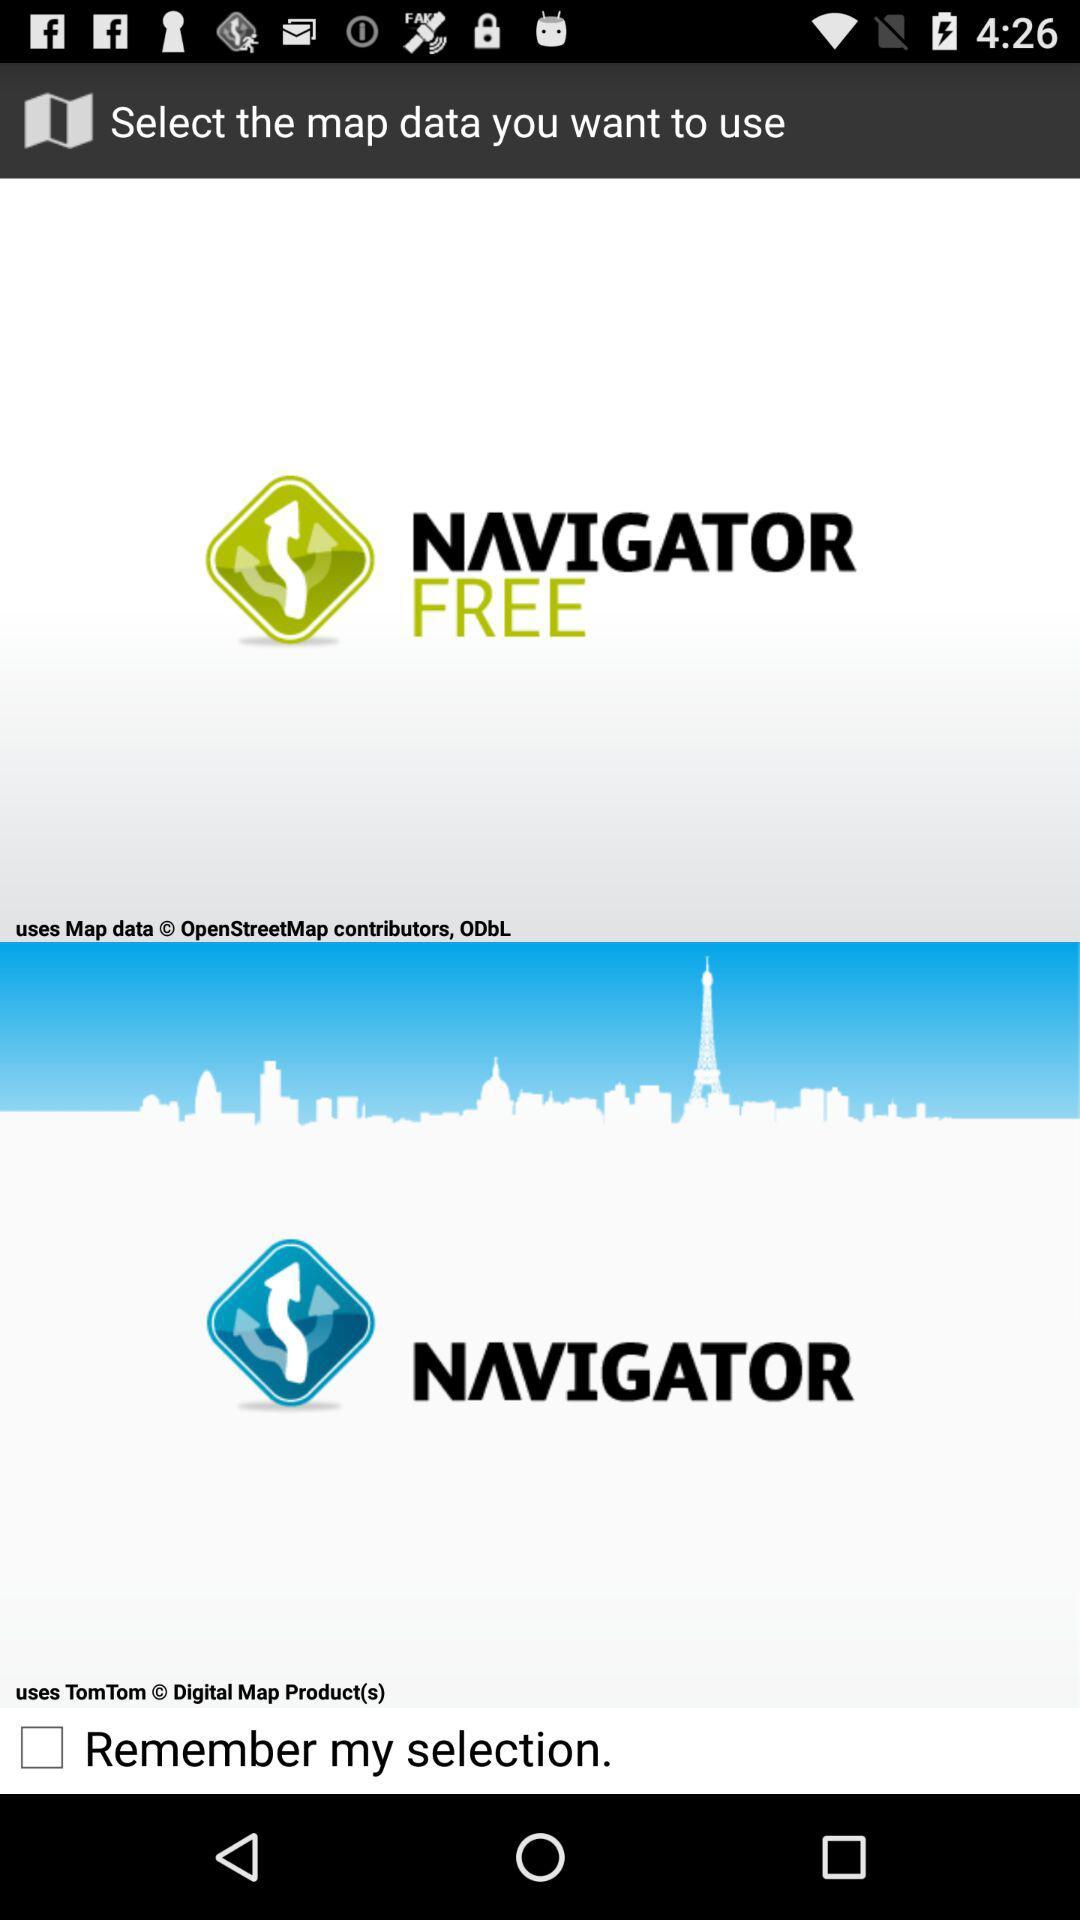 This screenshot has height=1920, width=1080. I want to click on map data navigator at bottom, so click(540, 1324).